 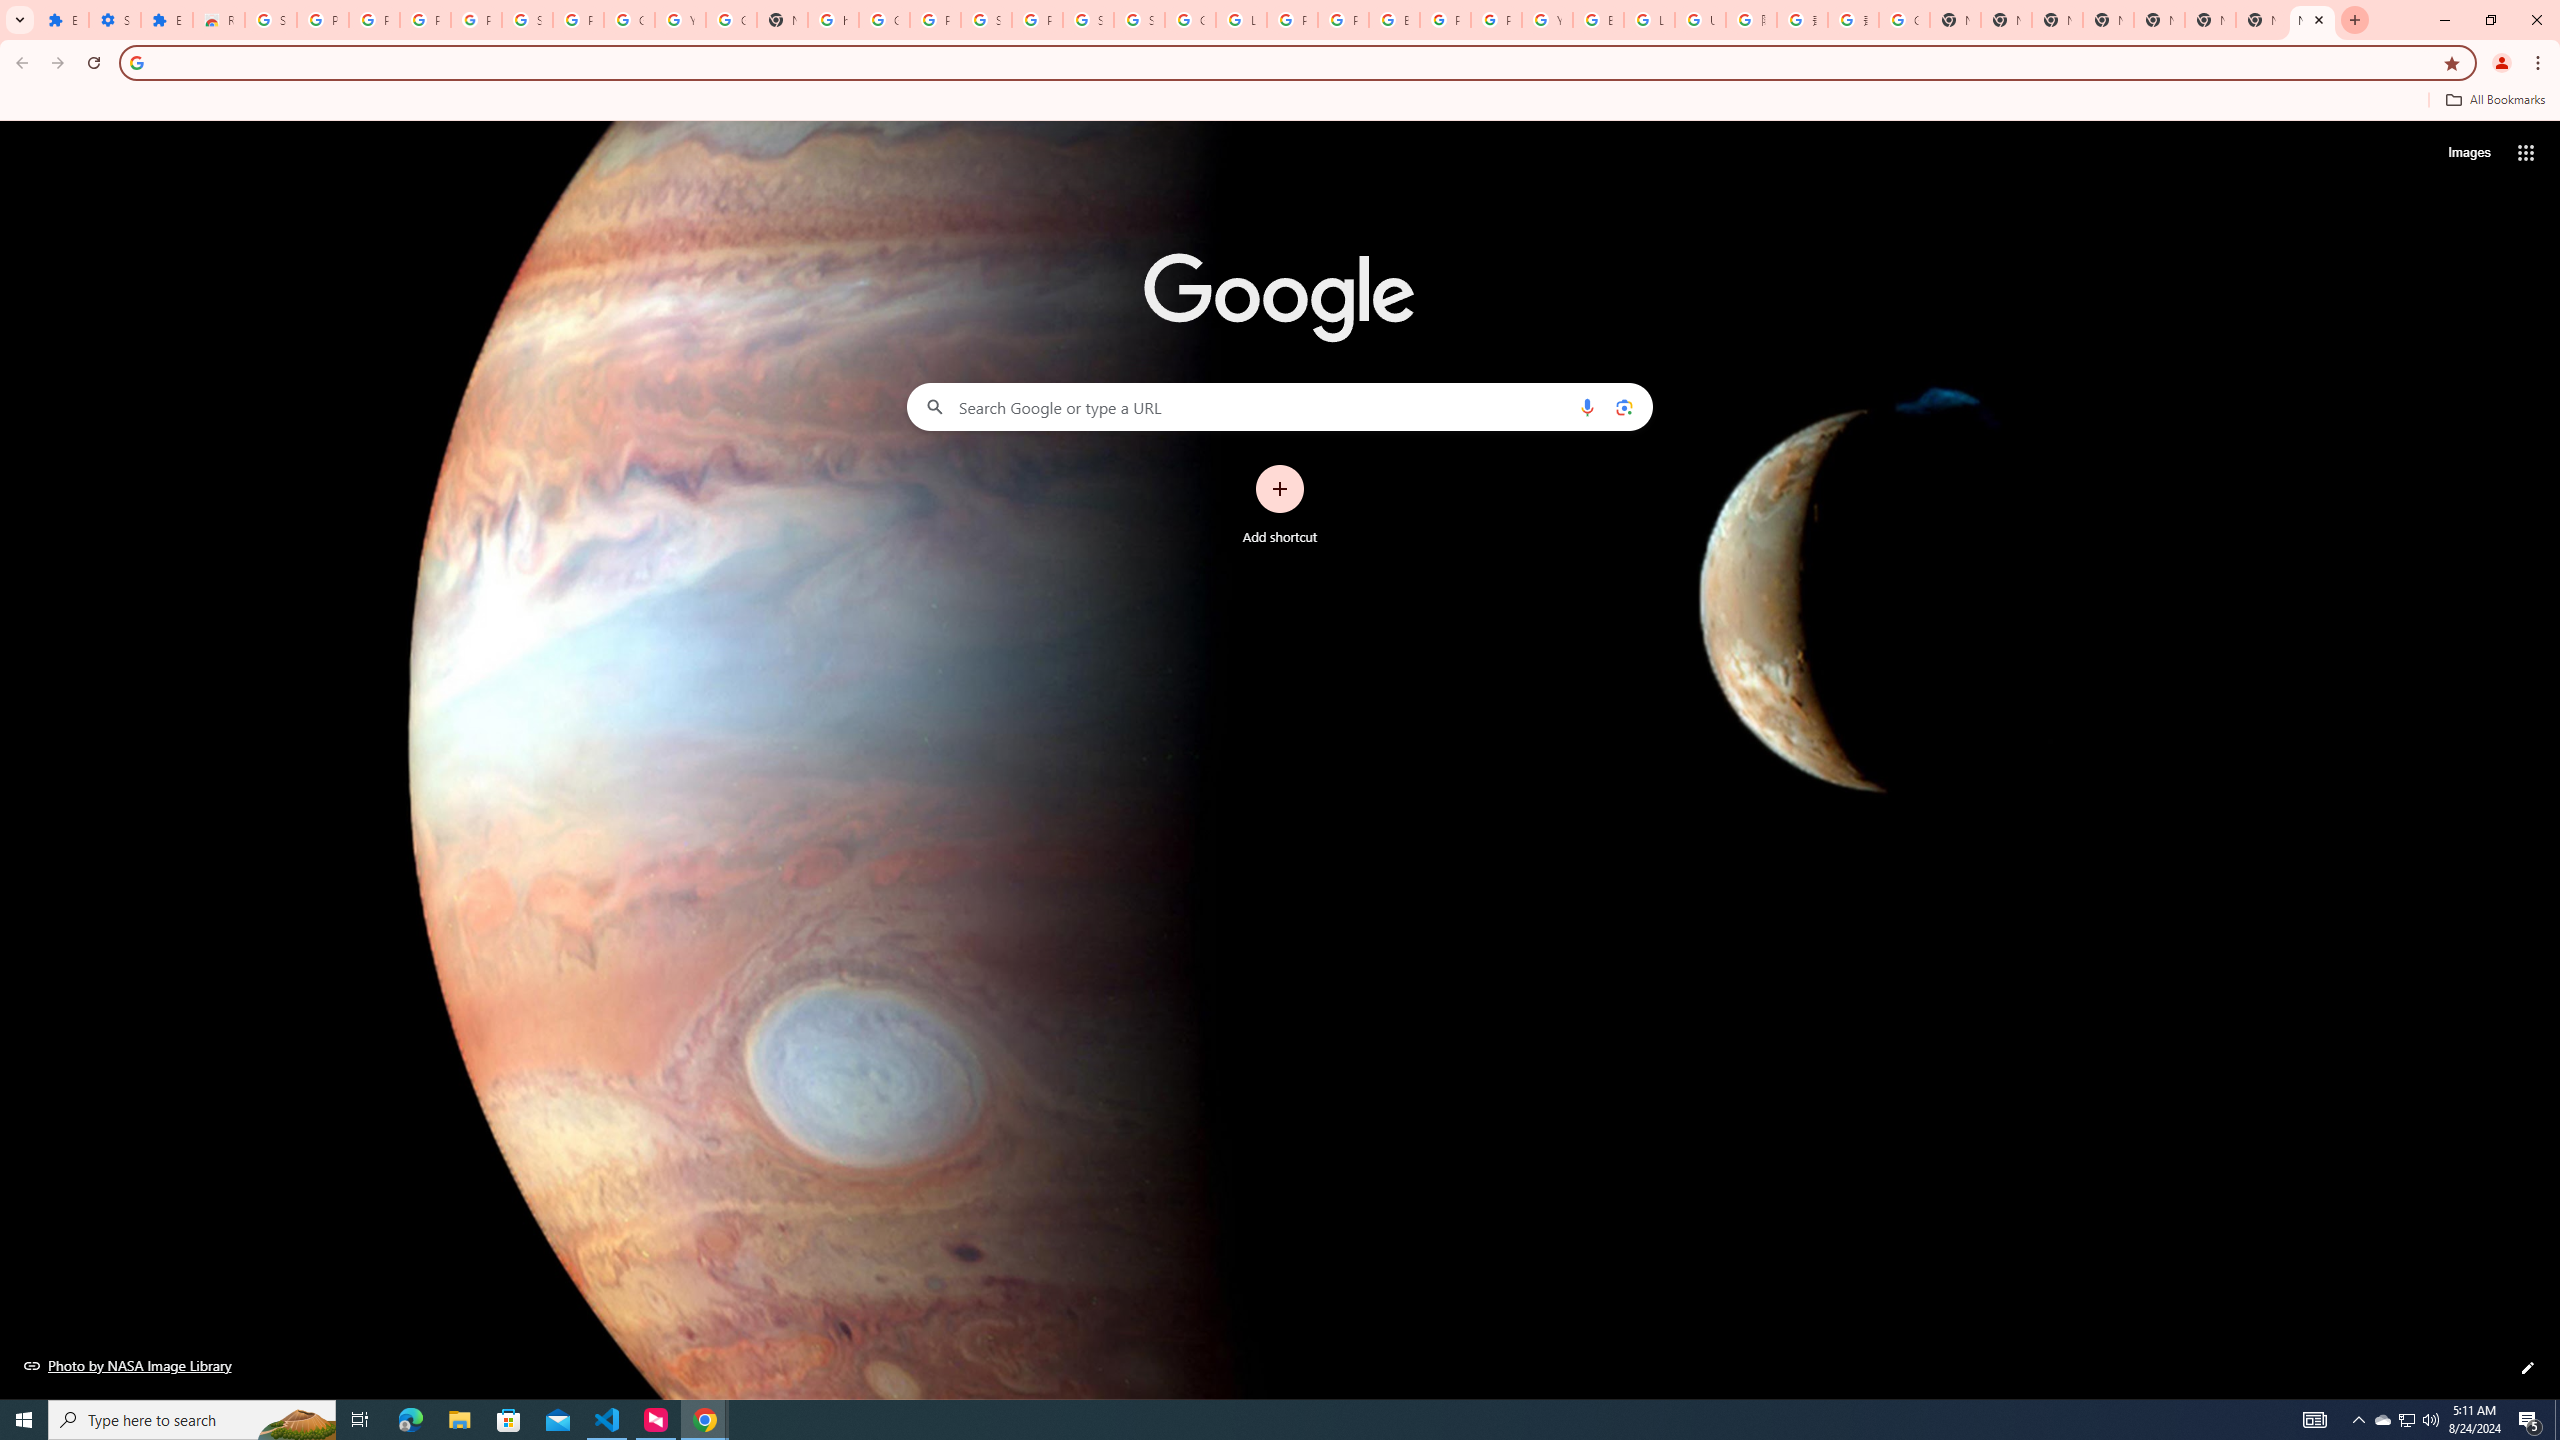 I want to click on 'Privacy Help Center - Policies Help', so click(x=1291, y=19).